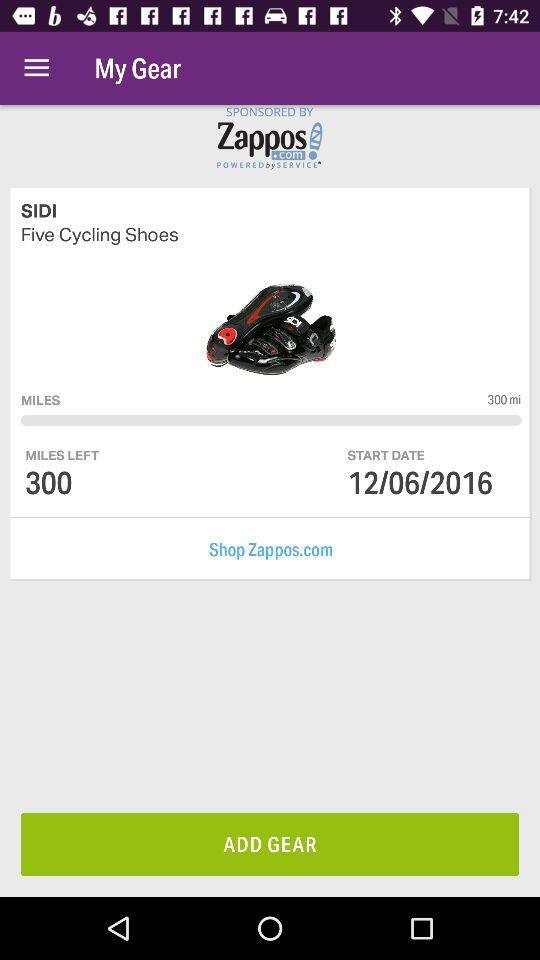  Describe the element at coordinates (386, 455) in the screenshot. I see `start date icon` at that location.